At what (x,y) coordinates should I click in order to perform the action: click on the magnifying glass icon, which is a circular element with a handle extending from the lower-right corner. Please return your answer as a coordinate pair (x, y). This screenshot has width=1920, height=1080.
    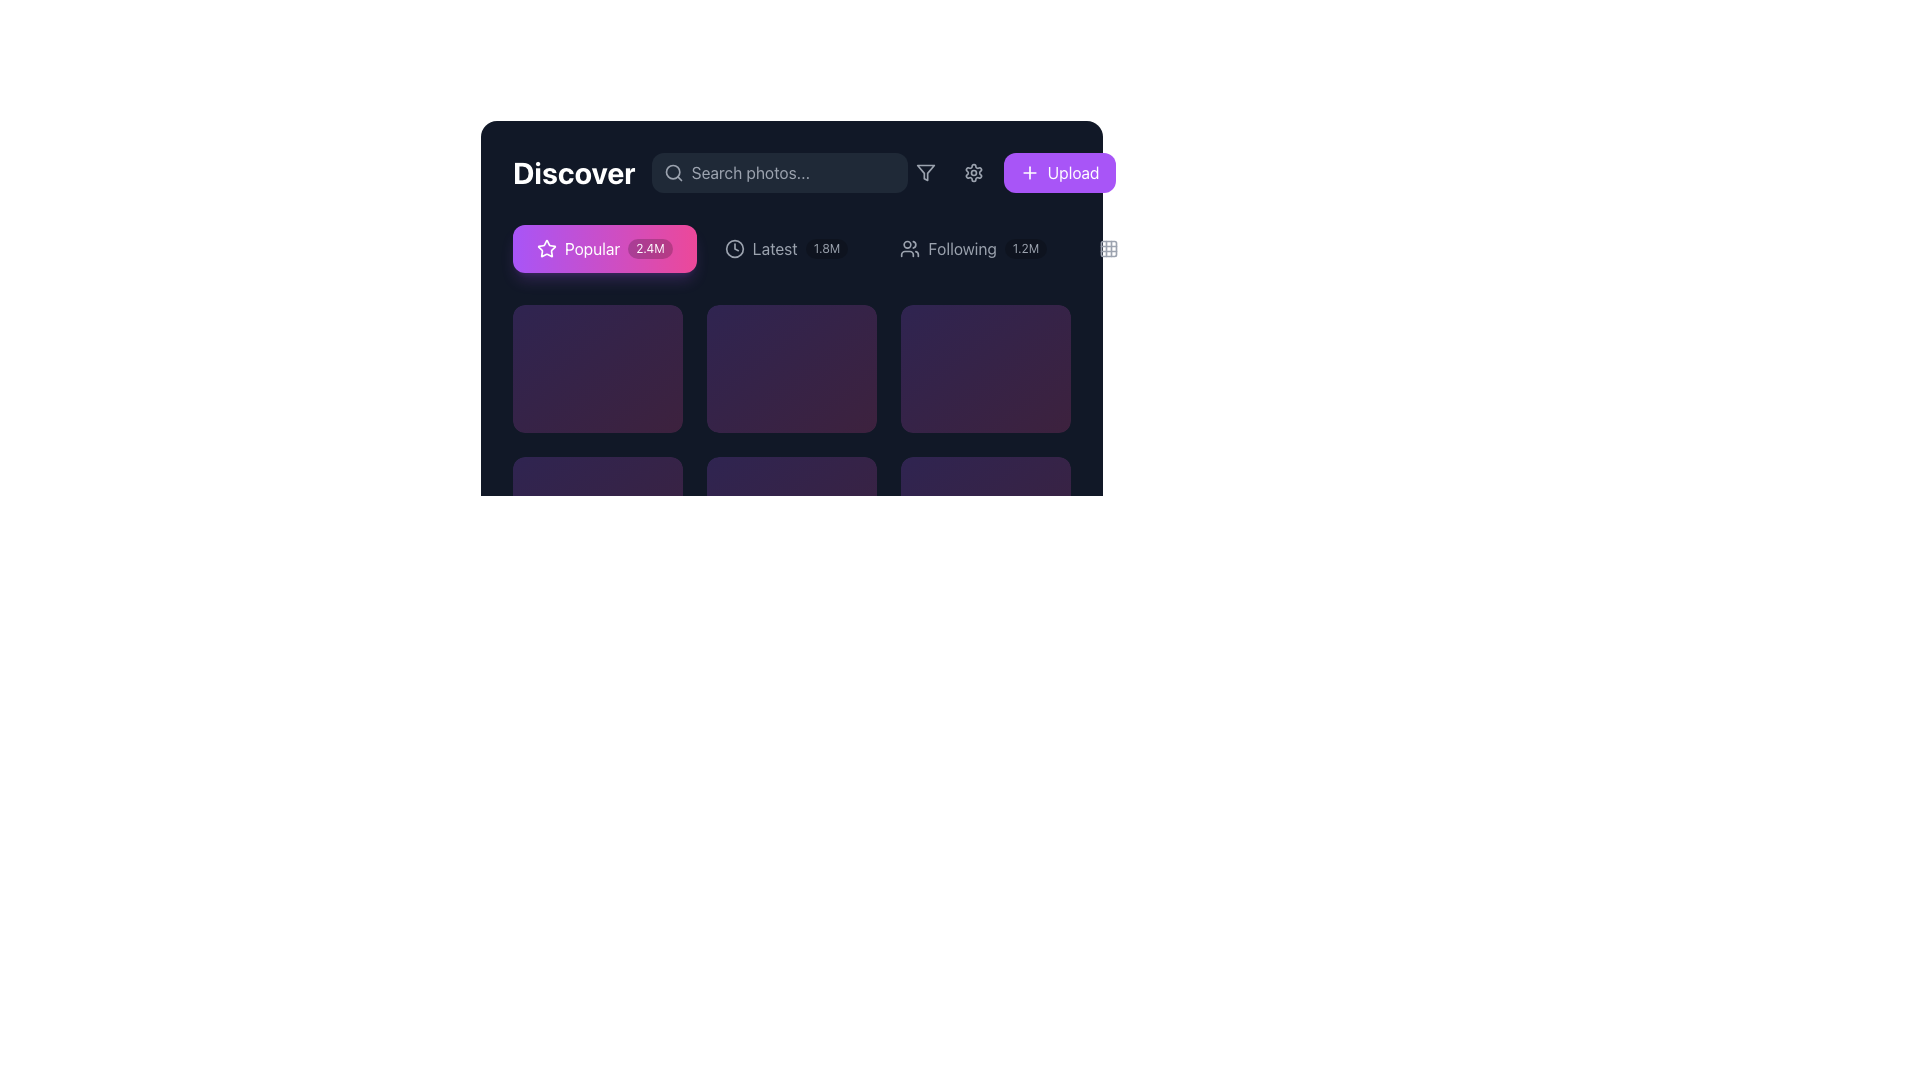
    Looking at the image, I should click on (673, 172).